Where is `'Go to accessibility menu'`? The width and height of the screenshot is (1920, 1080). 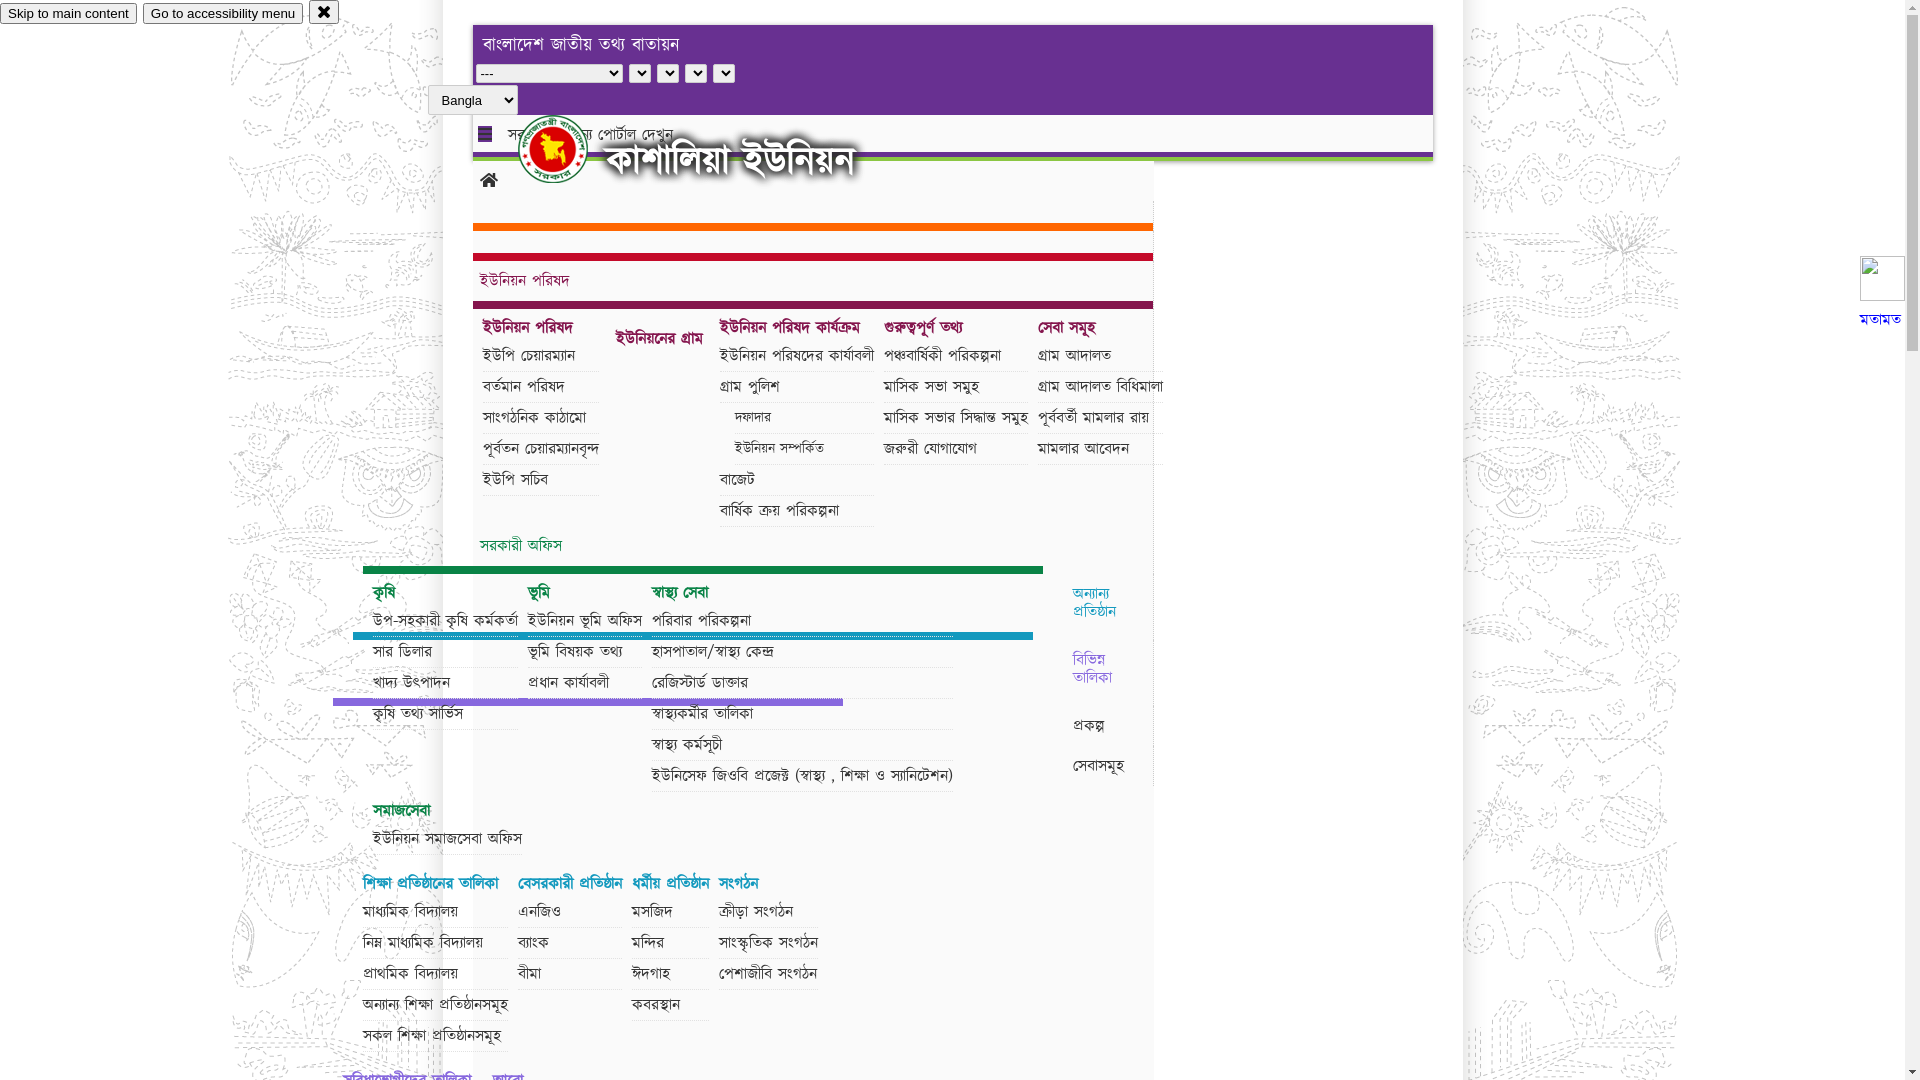 'Go to accessibility menu' is located at coordinates (222, 13).